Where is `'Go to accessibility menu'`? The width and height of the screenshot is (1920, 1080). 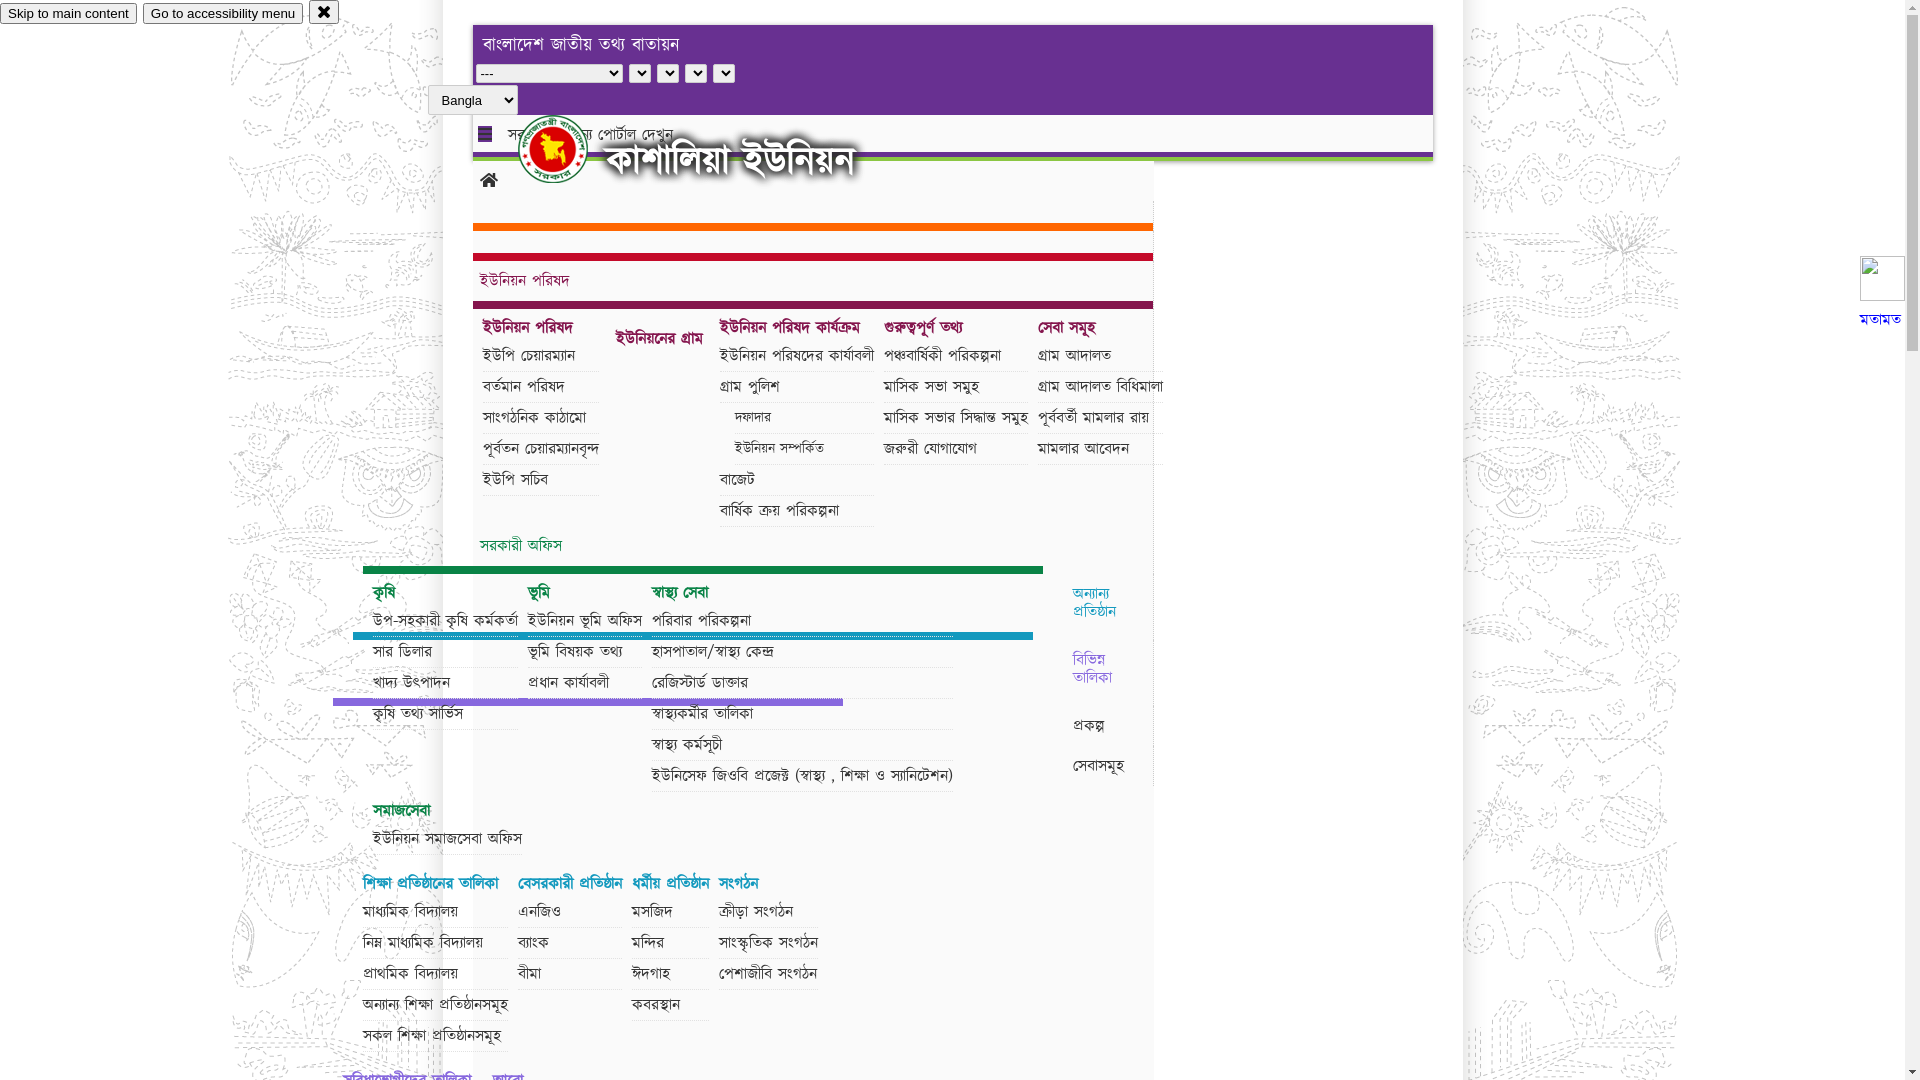 'Go to accessibility menu' is located at coordinates (222, 13).